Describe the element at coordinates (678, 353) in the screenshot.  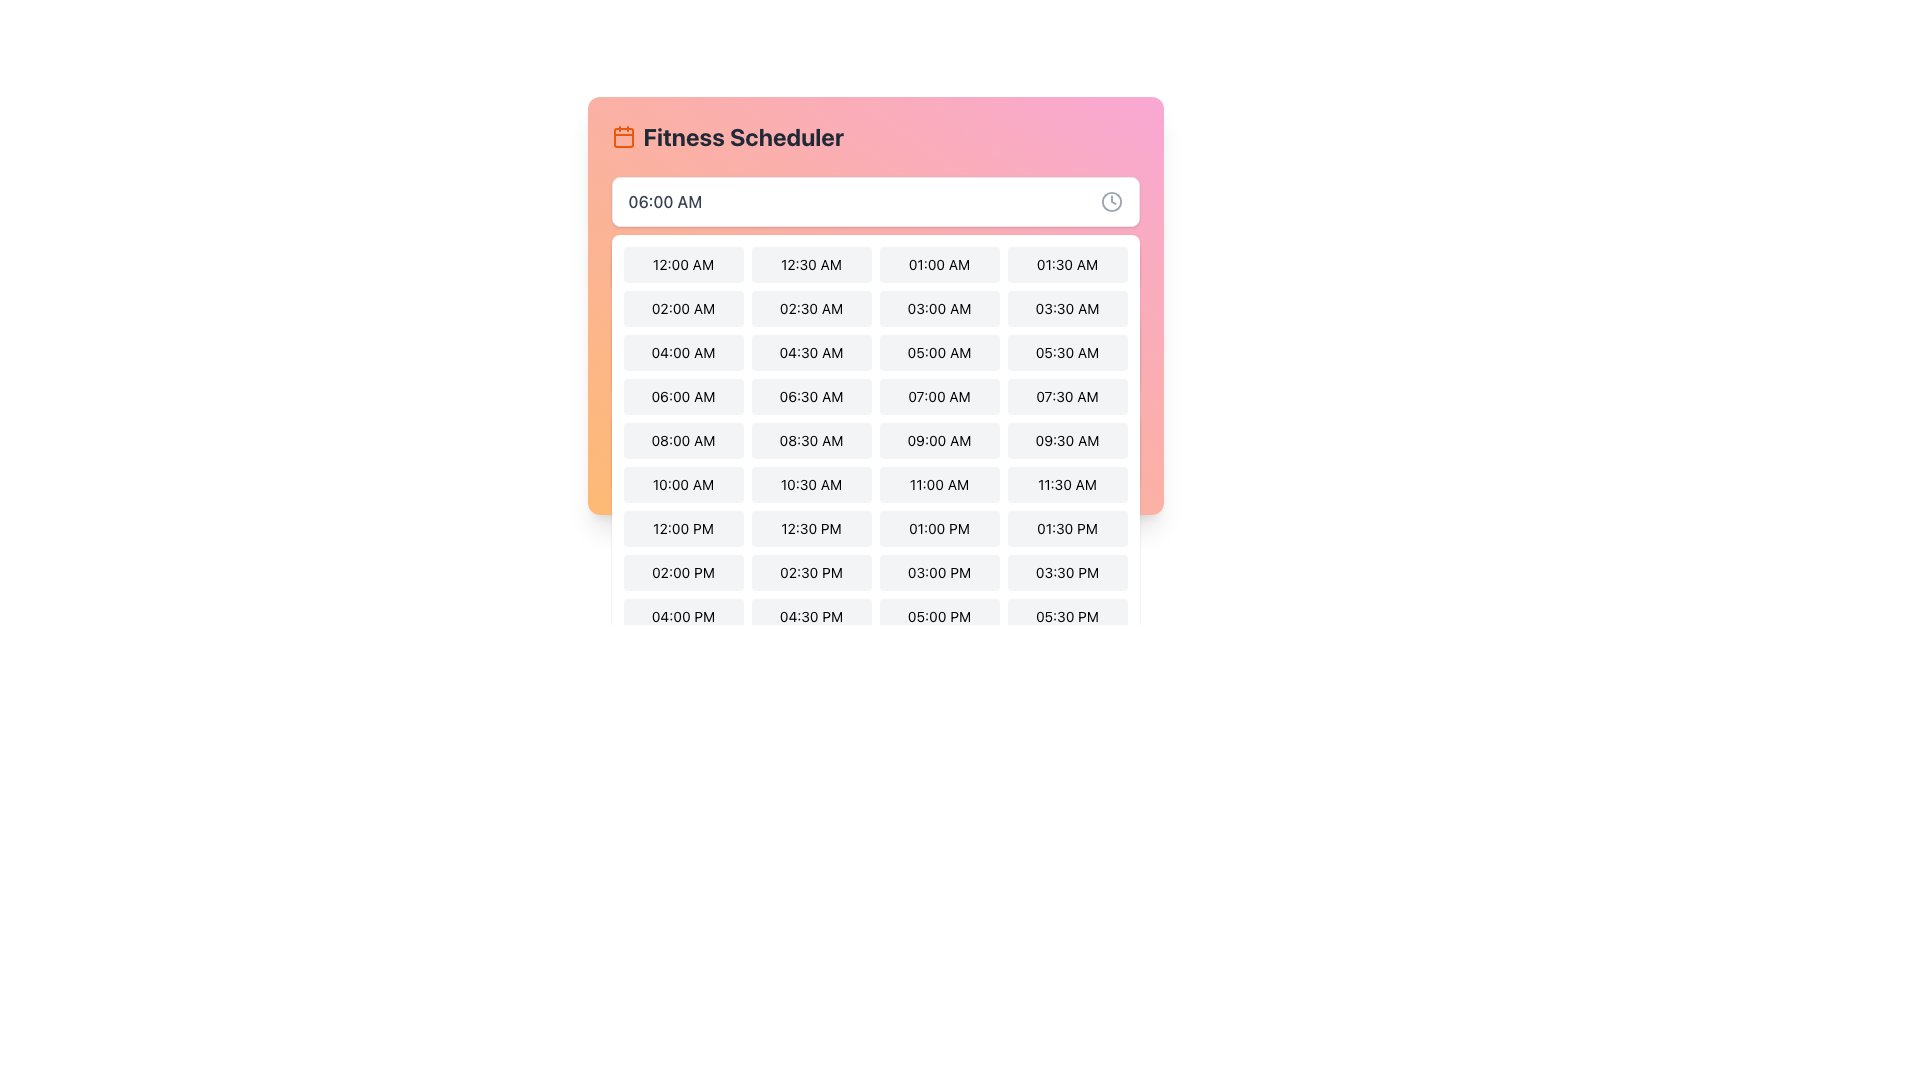
I see `the schedule entry` at that location.